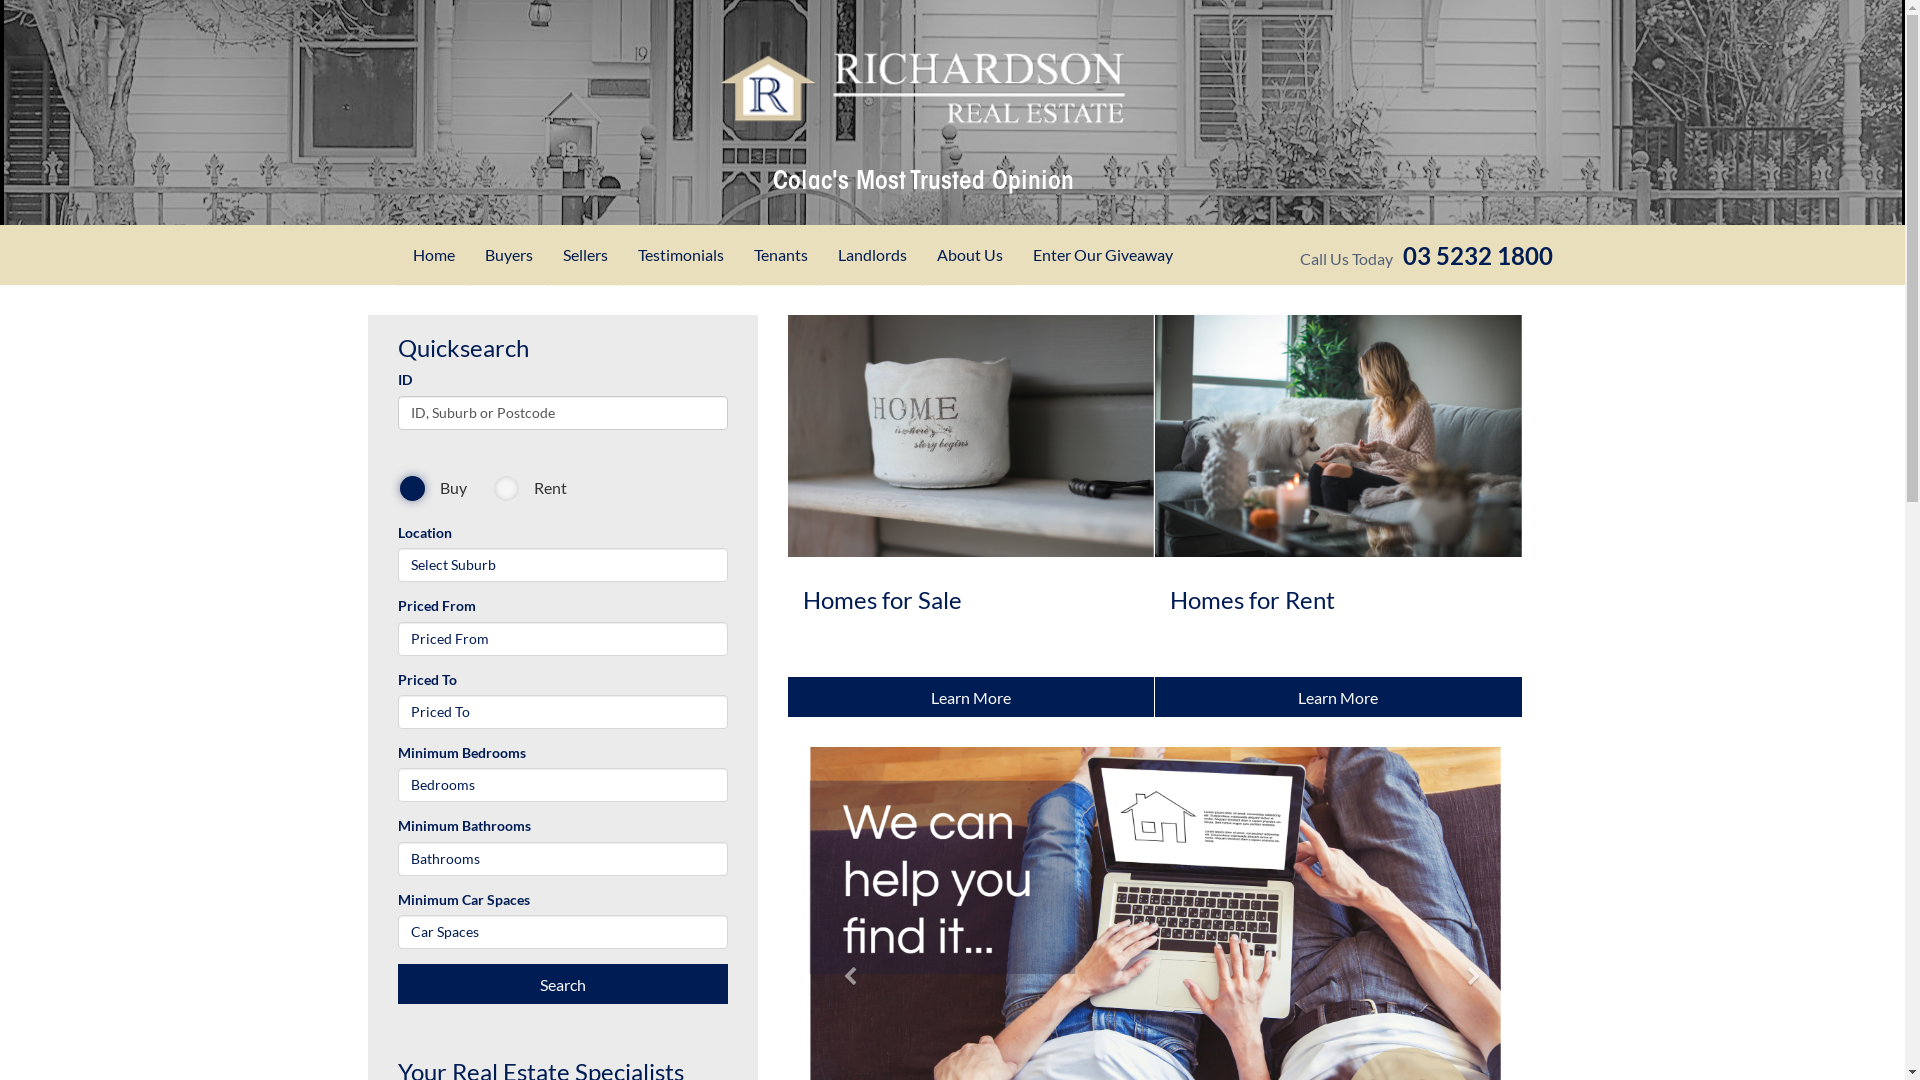 This screenshot has height=1080, width=1920. What do you see at coordinates (1467, 868) in the screenshot?
I see `'Next'` at bounding box center [1467, 868].